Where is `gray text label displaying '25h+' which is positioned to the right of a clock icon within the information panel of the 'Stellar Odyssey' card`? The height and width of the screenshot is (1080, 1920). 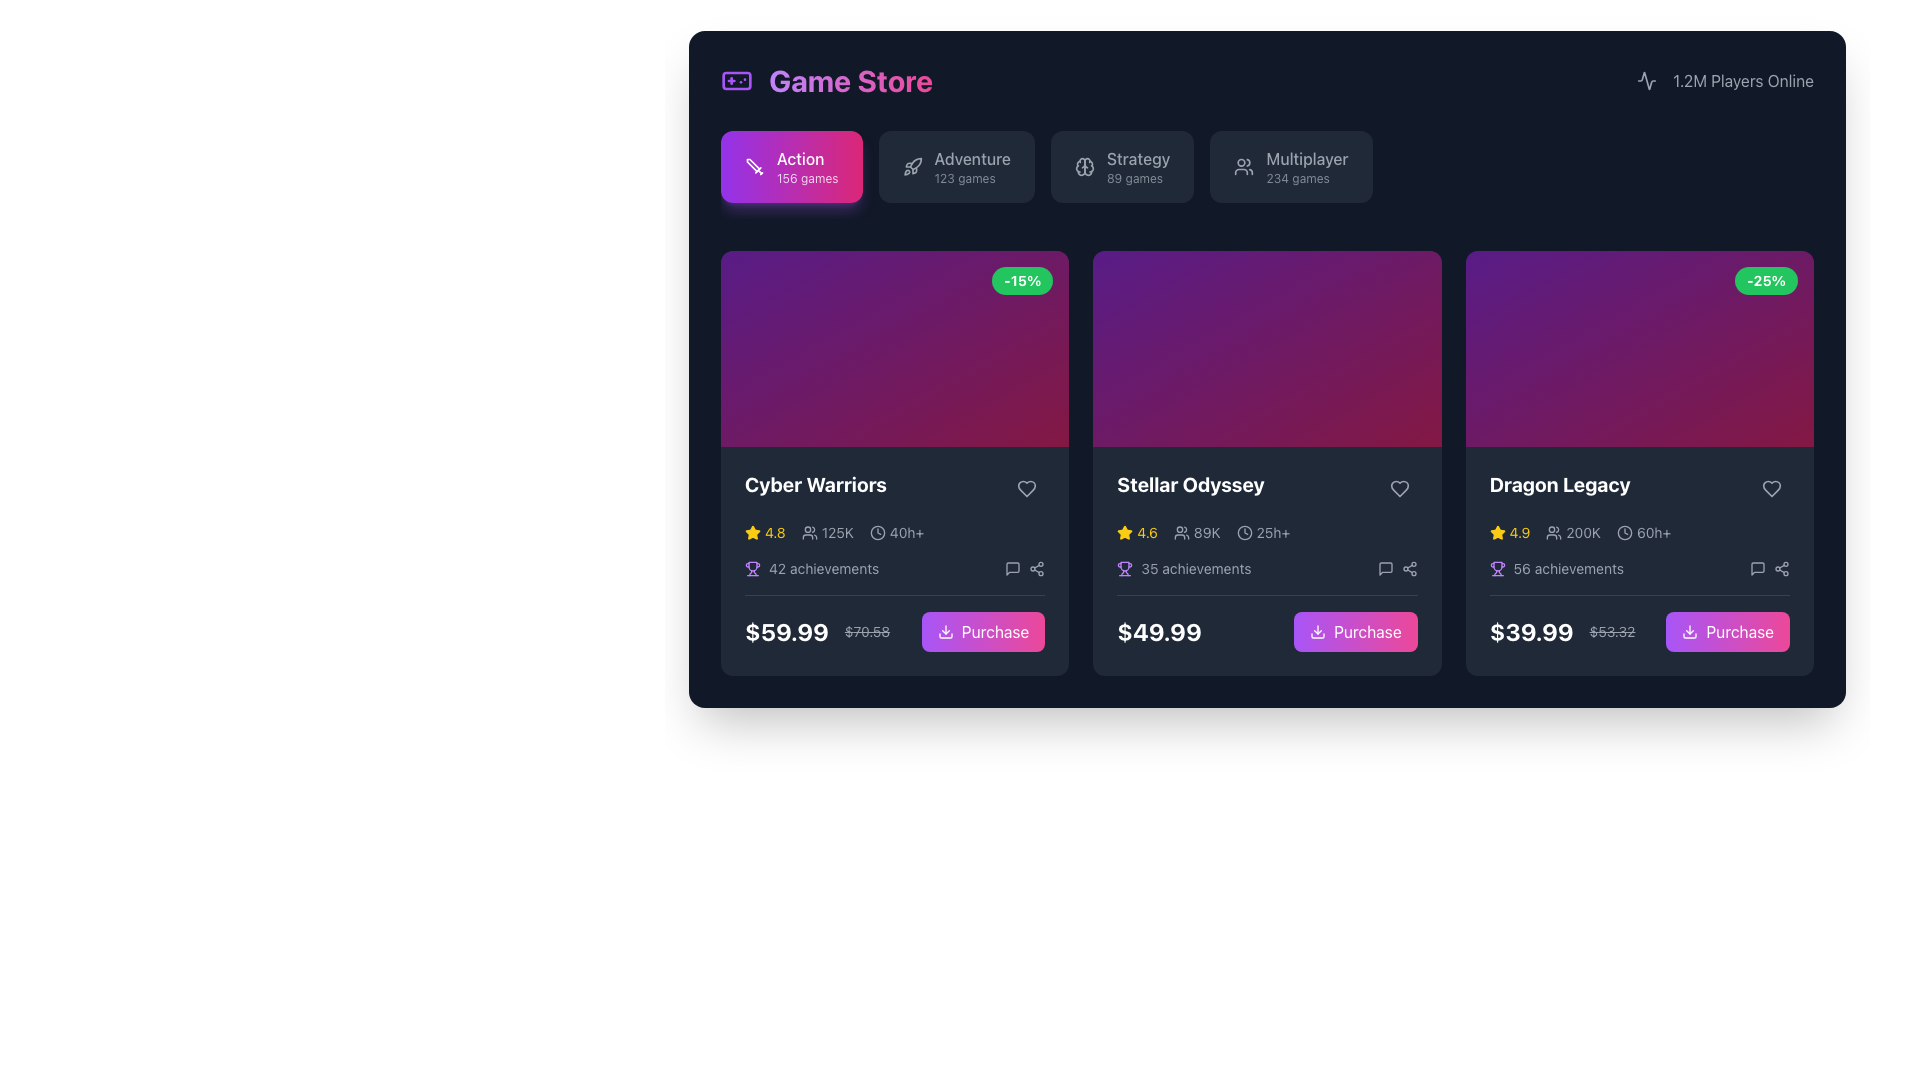 gray text label displaying '25h+' which is positioned to the right of a clock icon within the information panel of the 'Stellar Odyssey' card is located at coordinates (1272, 531).